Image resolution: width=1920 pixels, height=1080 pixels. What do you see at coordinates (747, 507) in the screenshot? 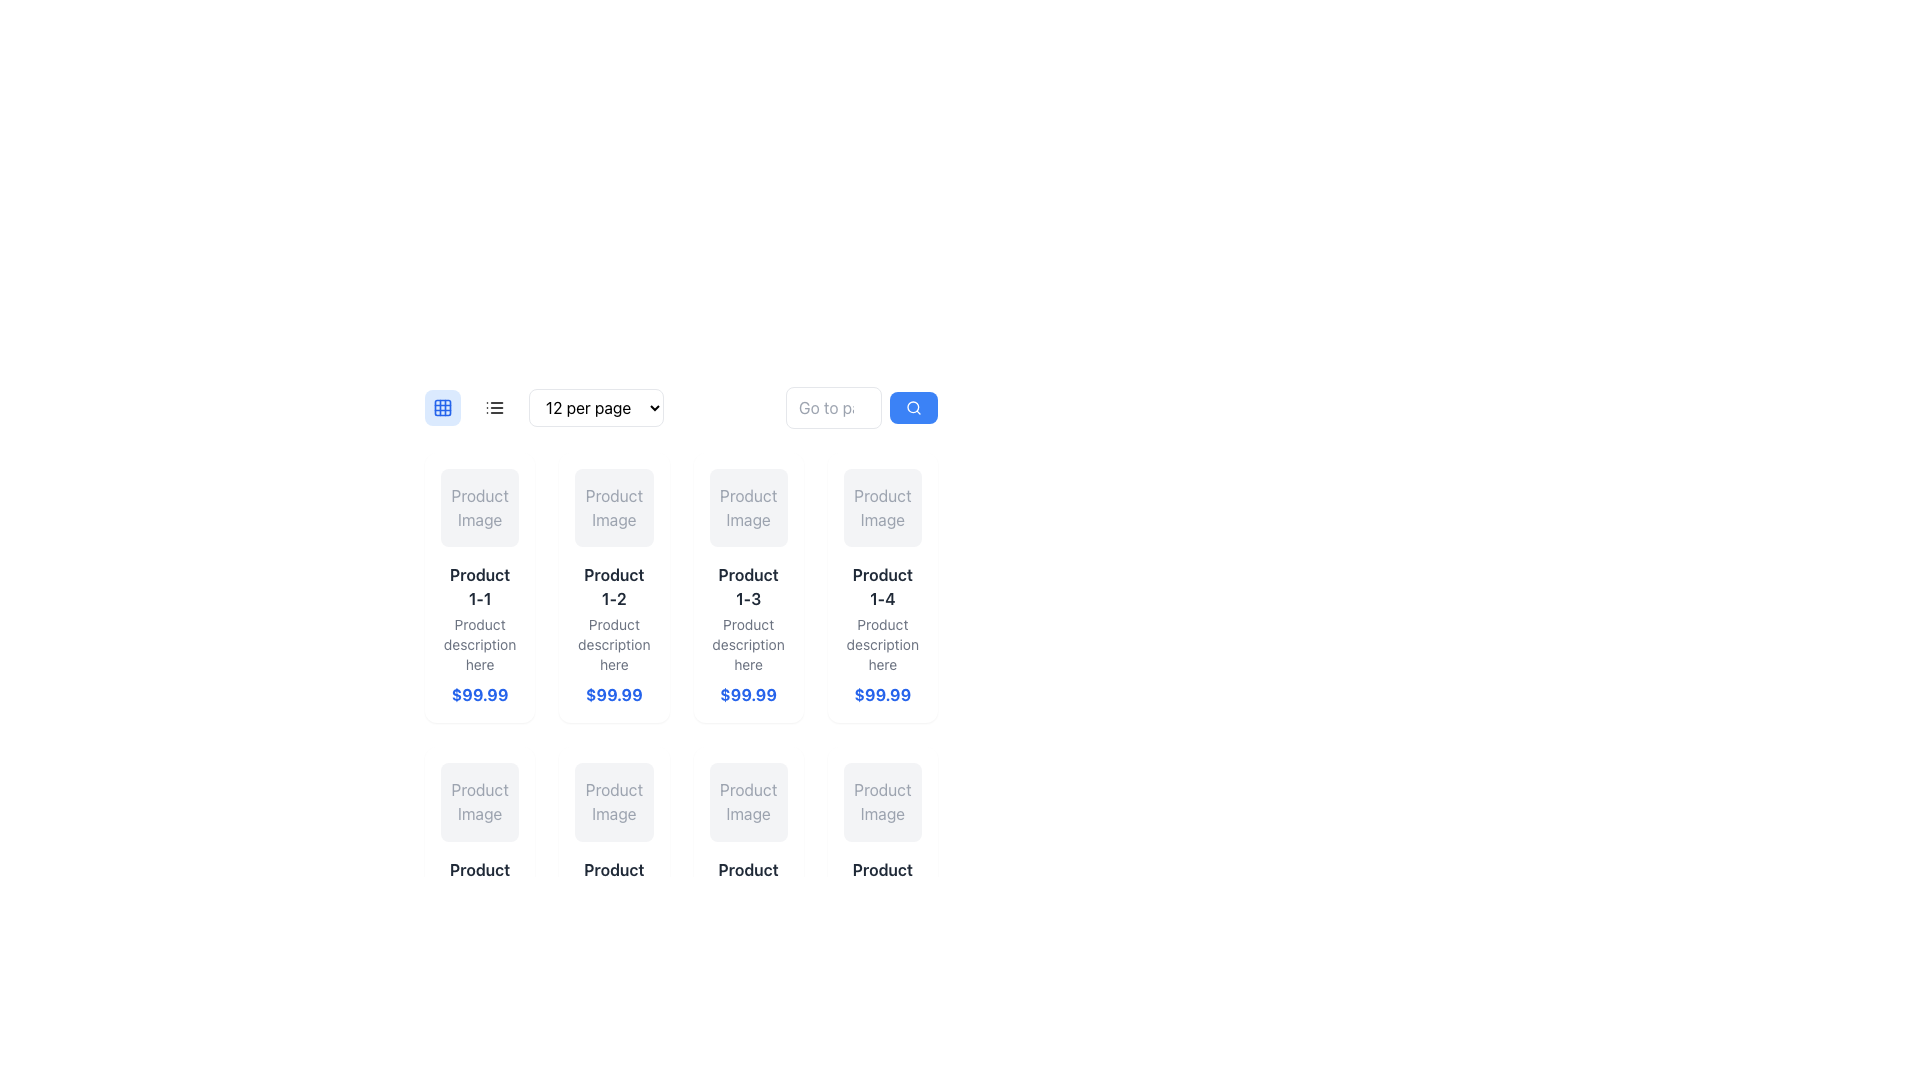
I see `the static content placeholder for the product image, which is located at the top of the product card, the third item in the first row of the grid layout` at bounding box center [747, 507].